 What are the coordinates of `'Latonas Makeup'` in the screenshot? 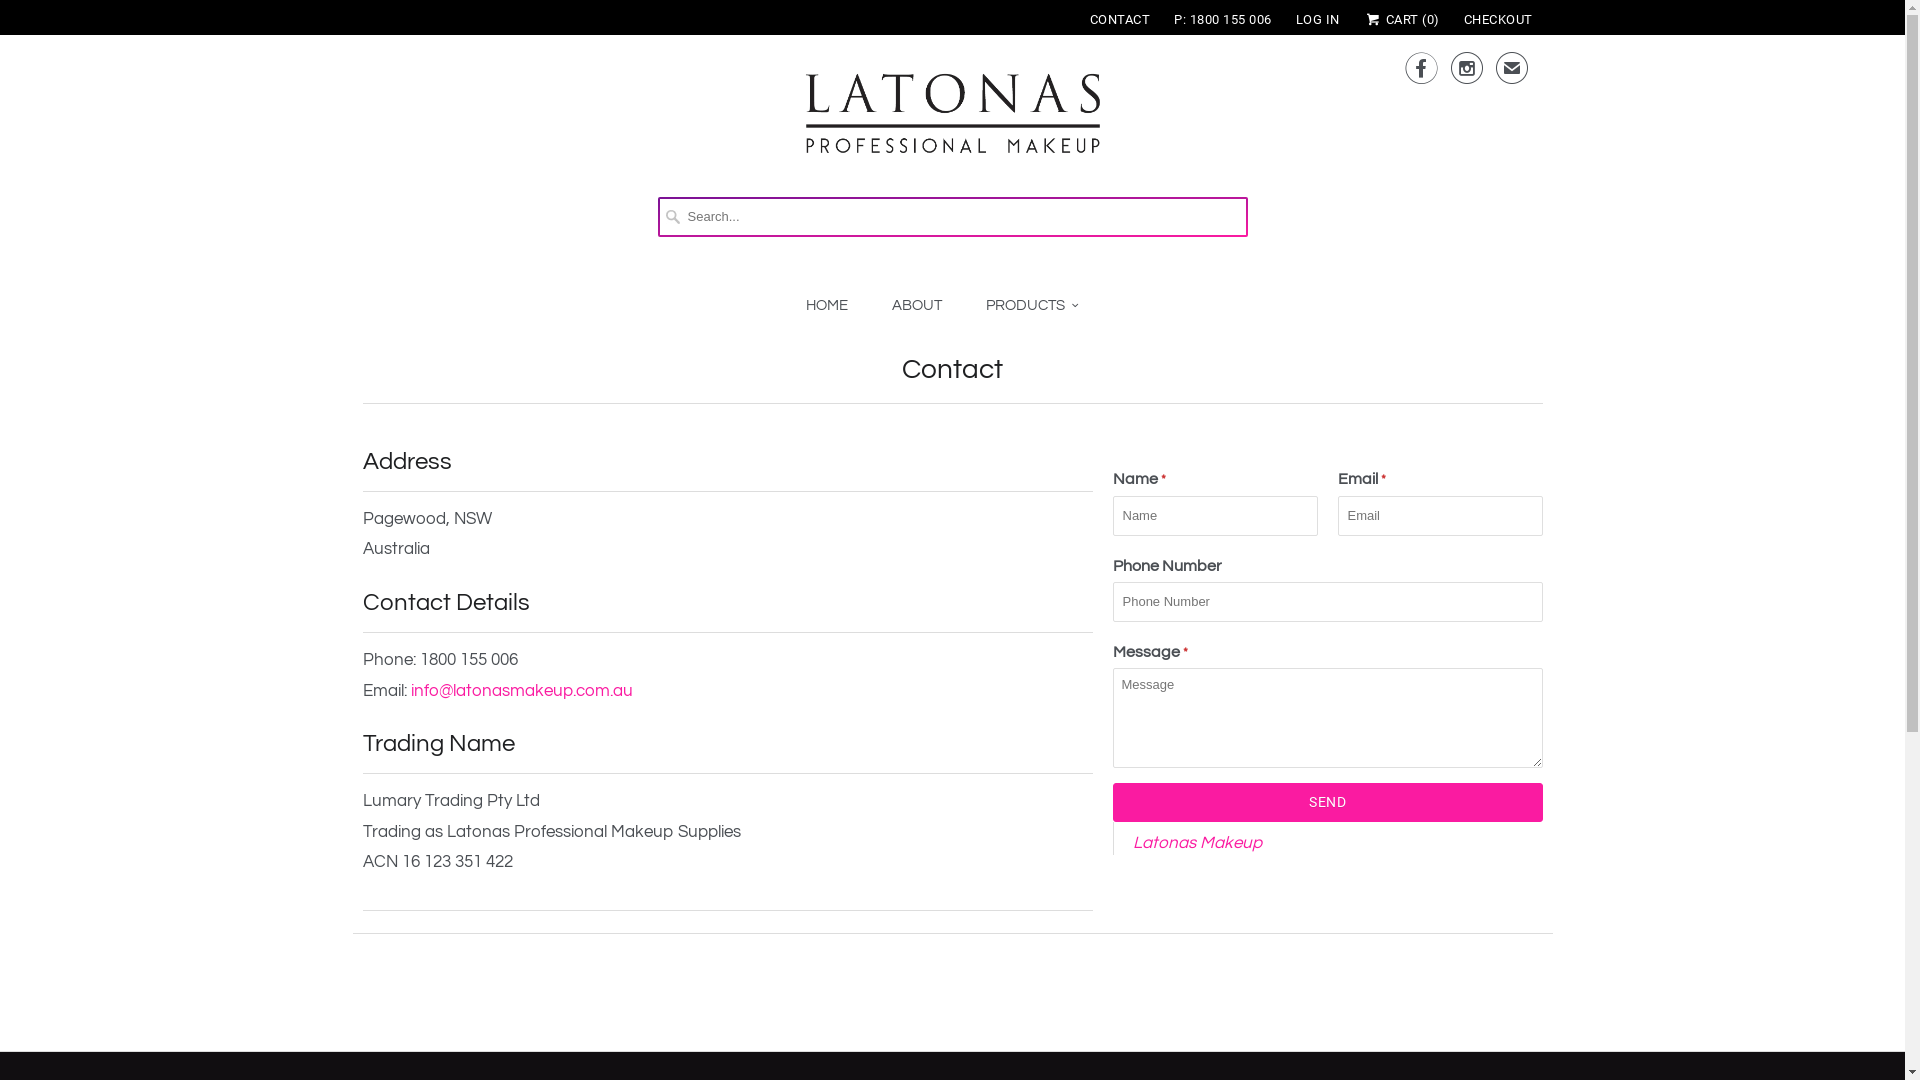 It's located at (952, 123).